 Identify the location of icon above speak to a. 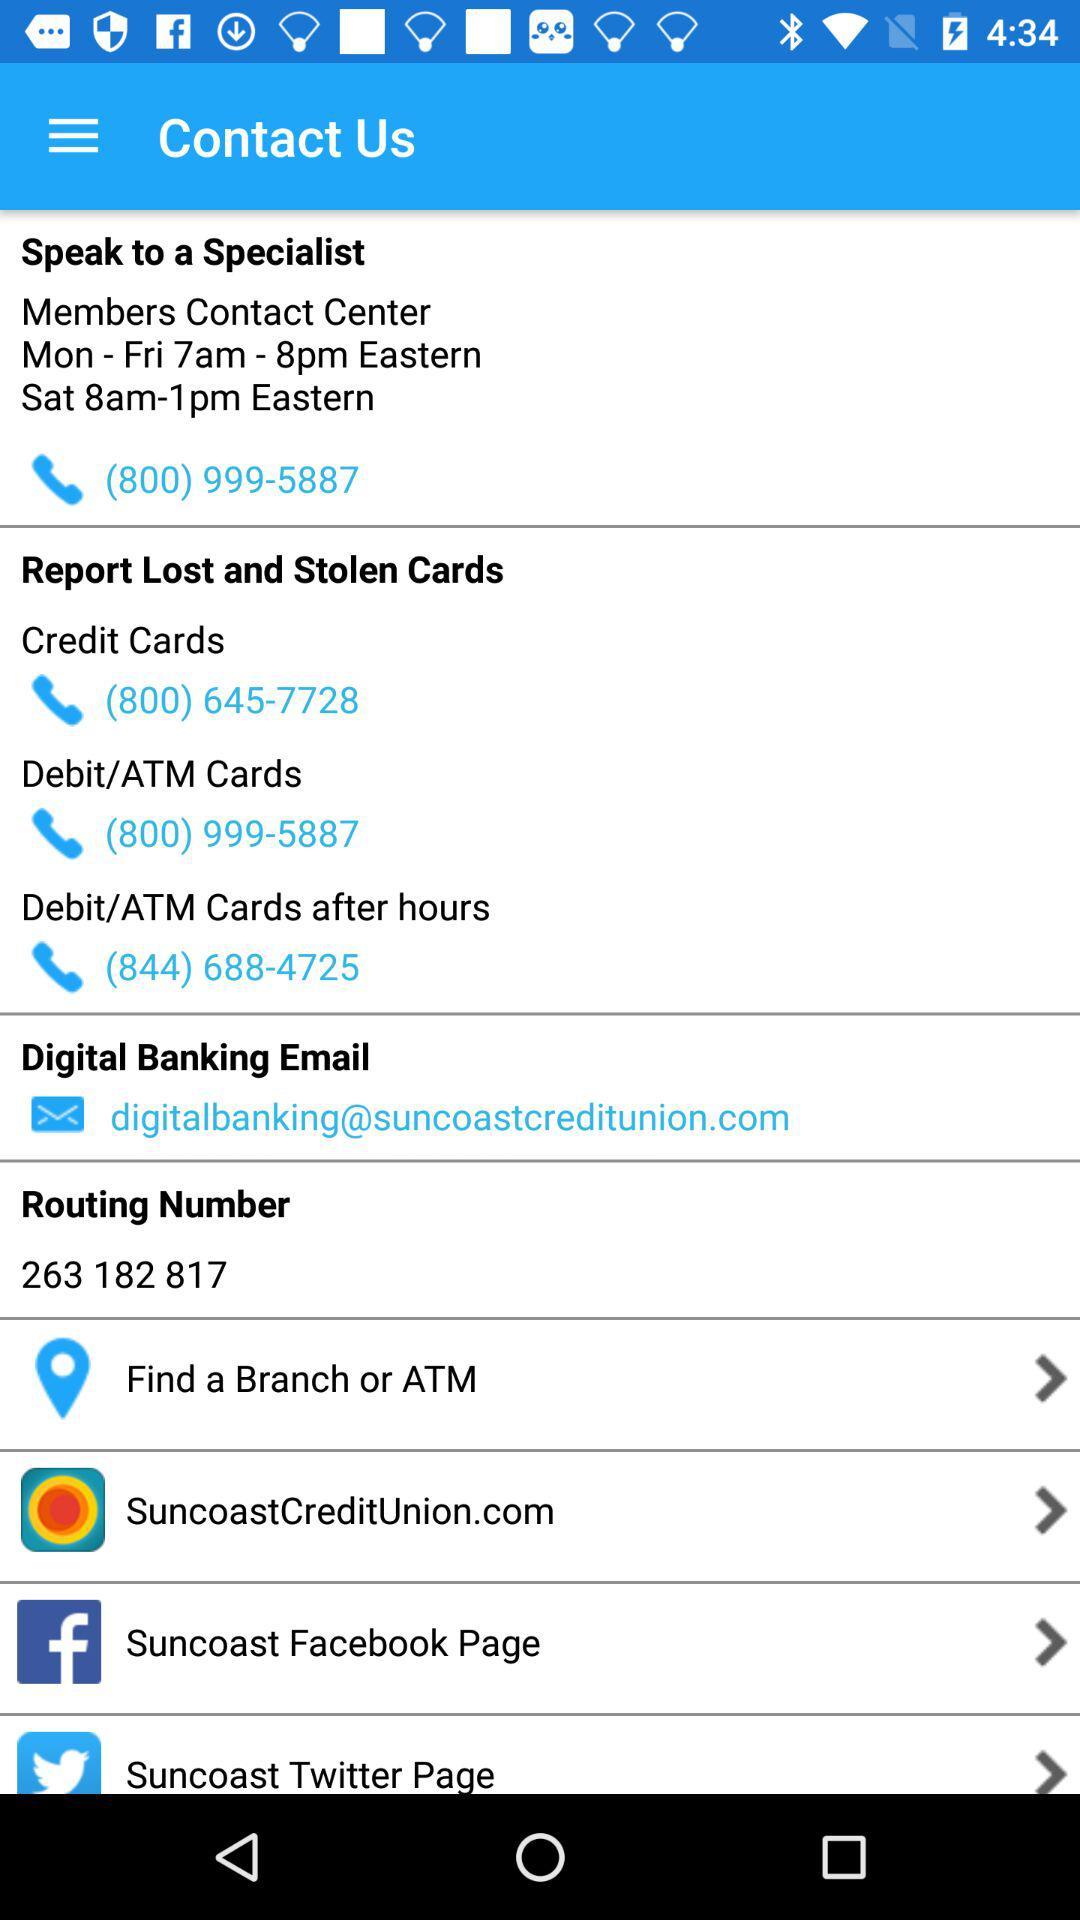
(72, 135).